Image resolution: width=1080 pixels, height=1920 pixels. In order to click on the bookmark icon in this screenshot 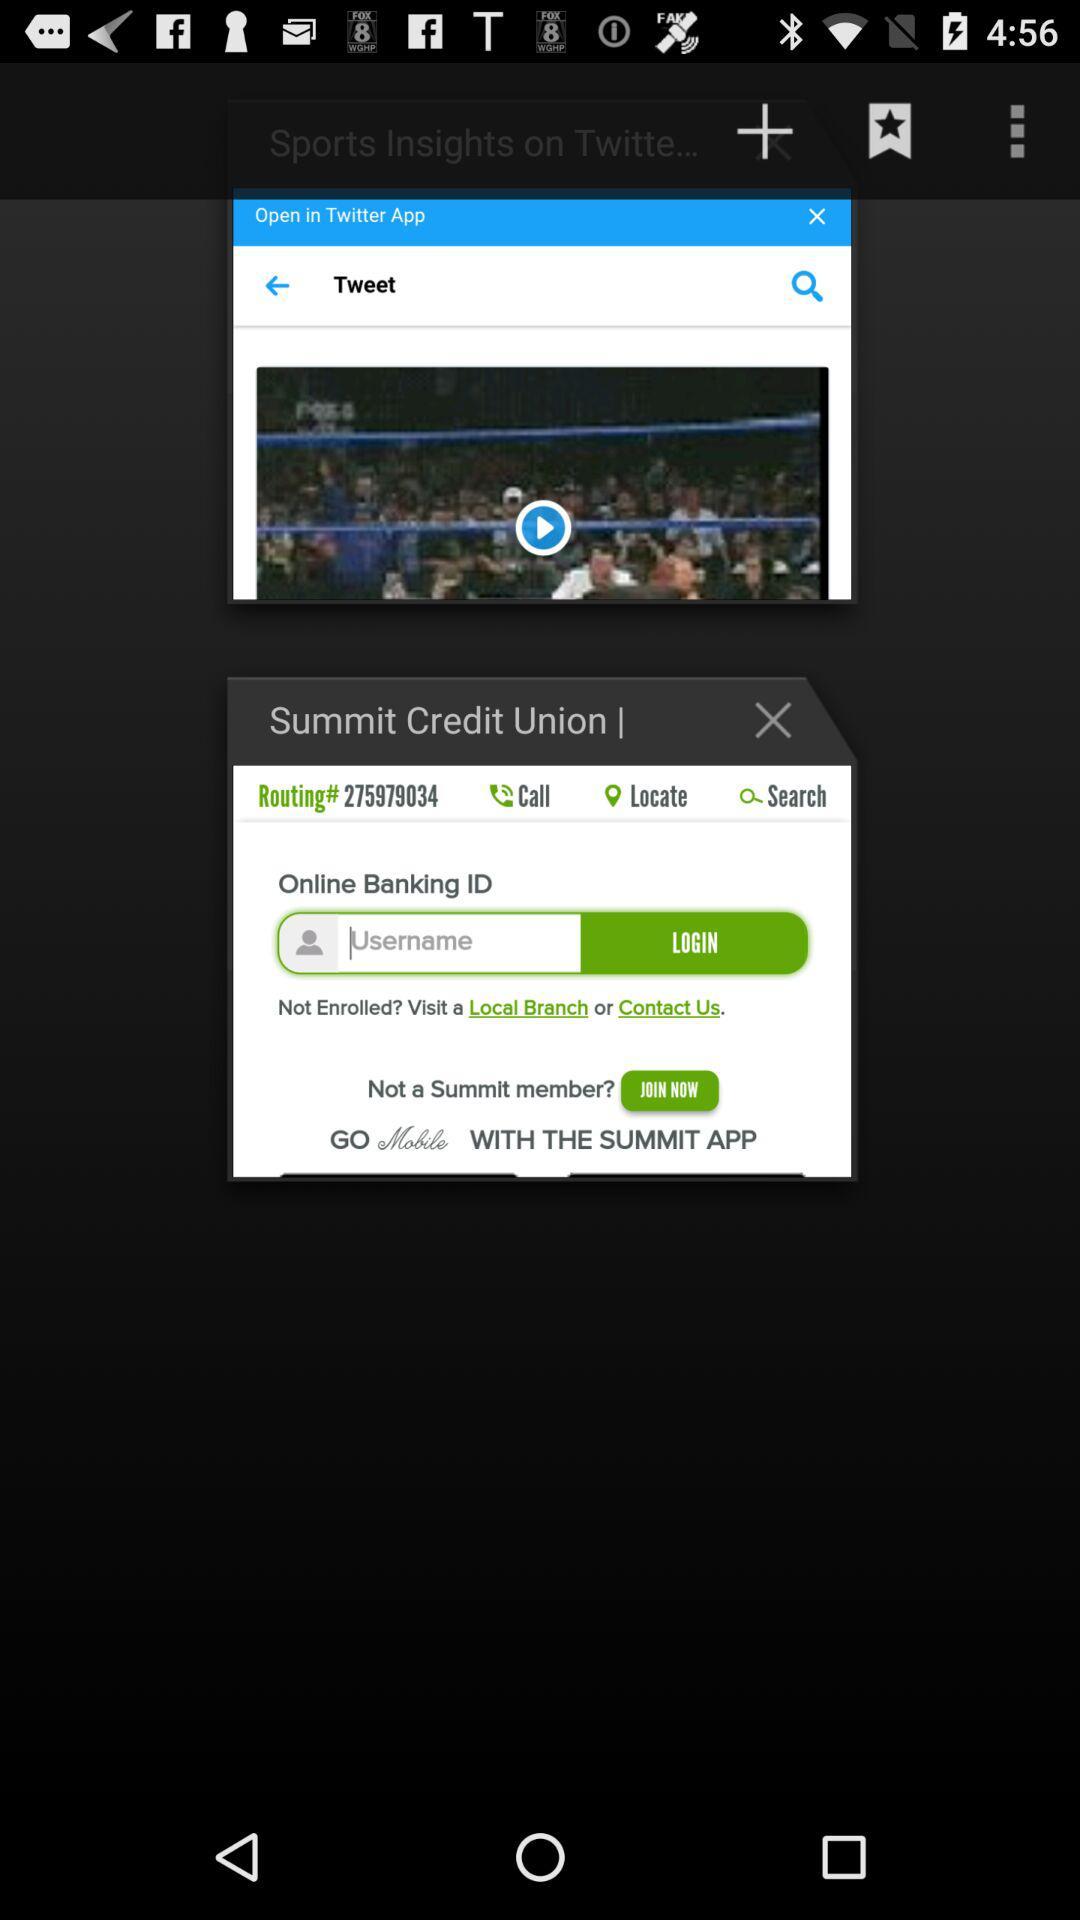, I will do `click(890, 139)`.